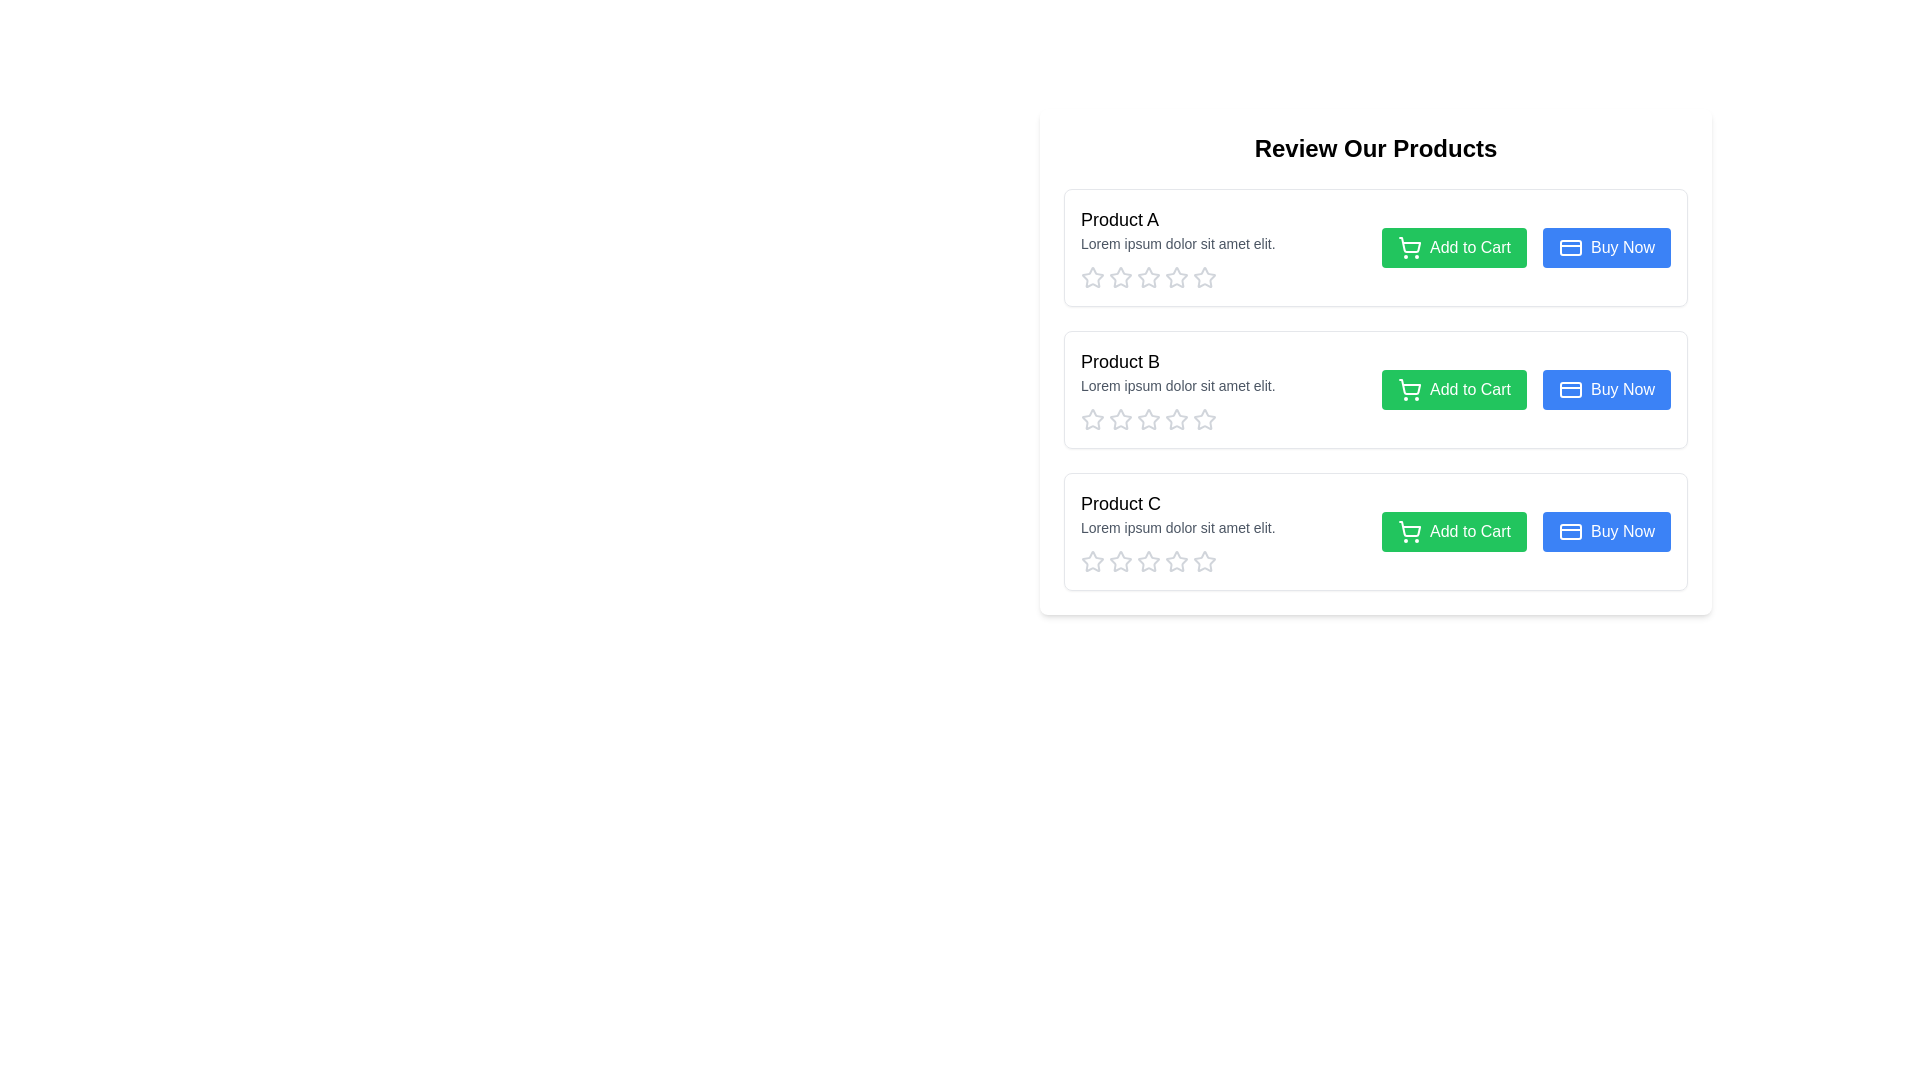  Describe the element at coordinates (1092, 277) in the screenshot. I see `the first star rating icon, which is outlined in light gray and part of a rating system under 'Product A' in the 'Review Our Products' section` at that location.